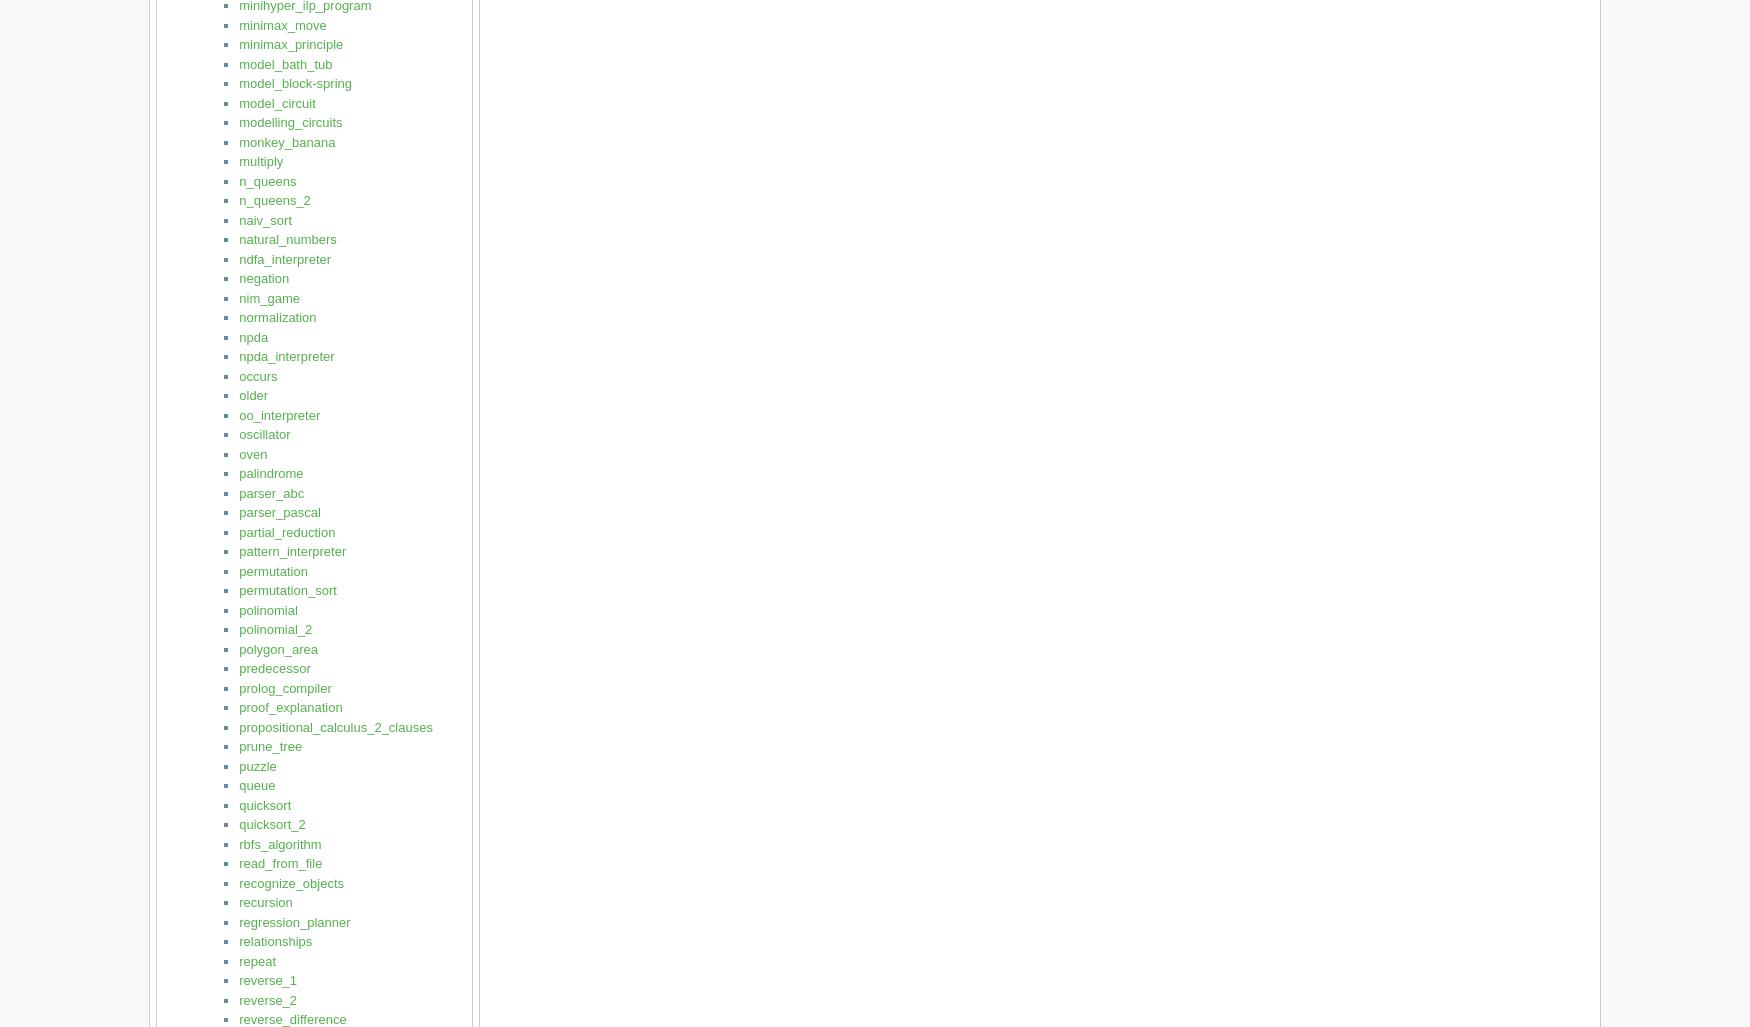 The image size is (1750, 1027). I want to click on 'propositional_calculus_2_clauses', so click(335, 726).